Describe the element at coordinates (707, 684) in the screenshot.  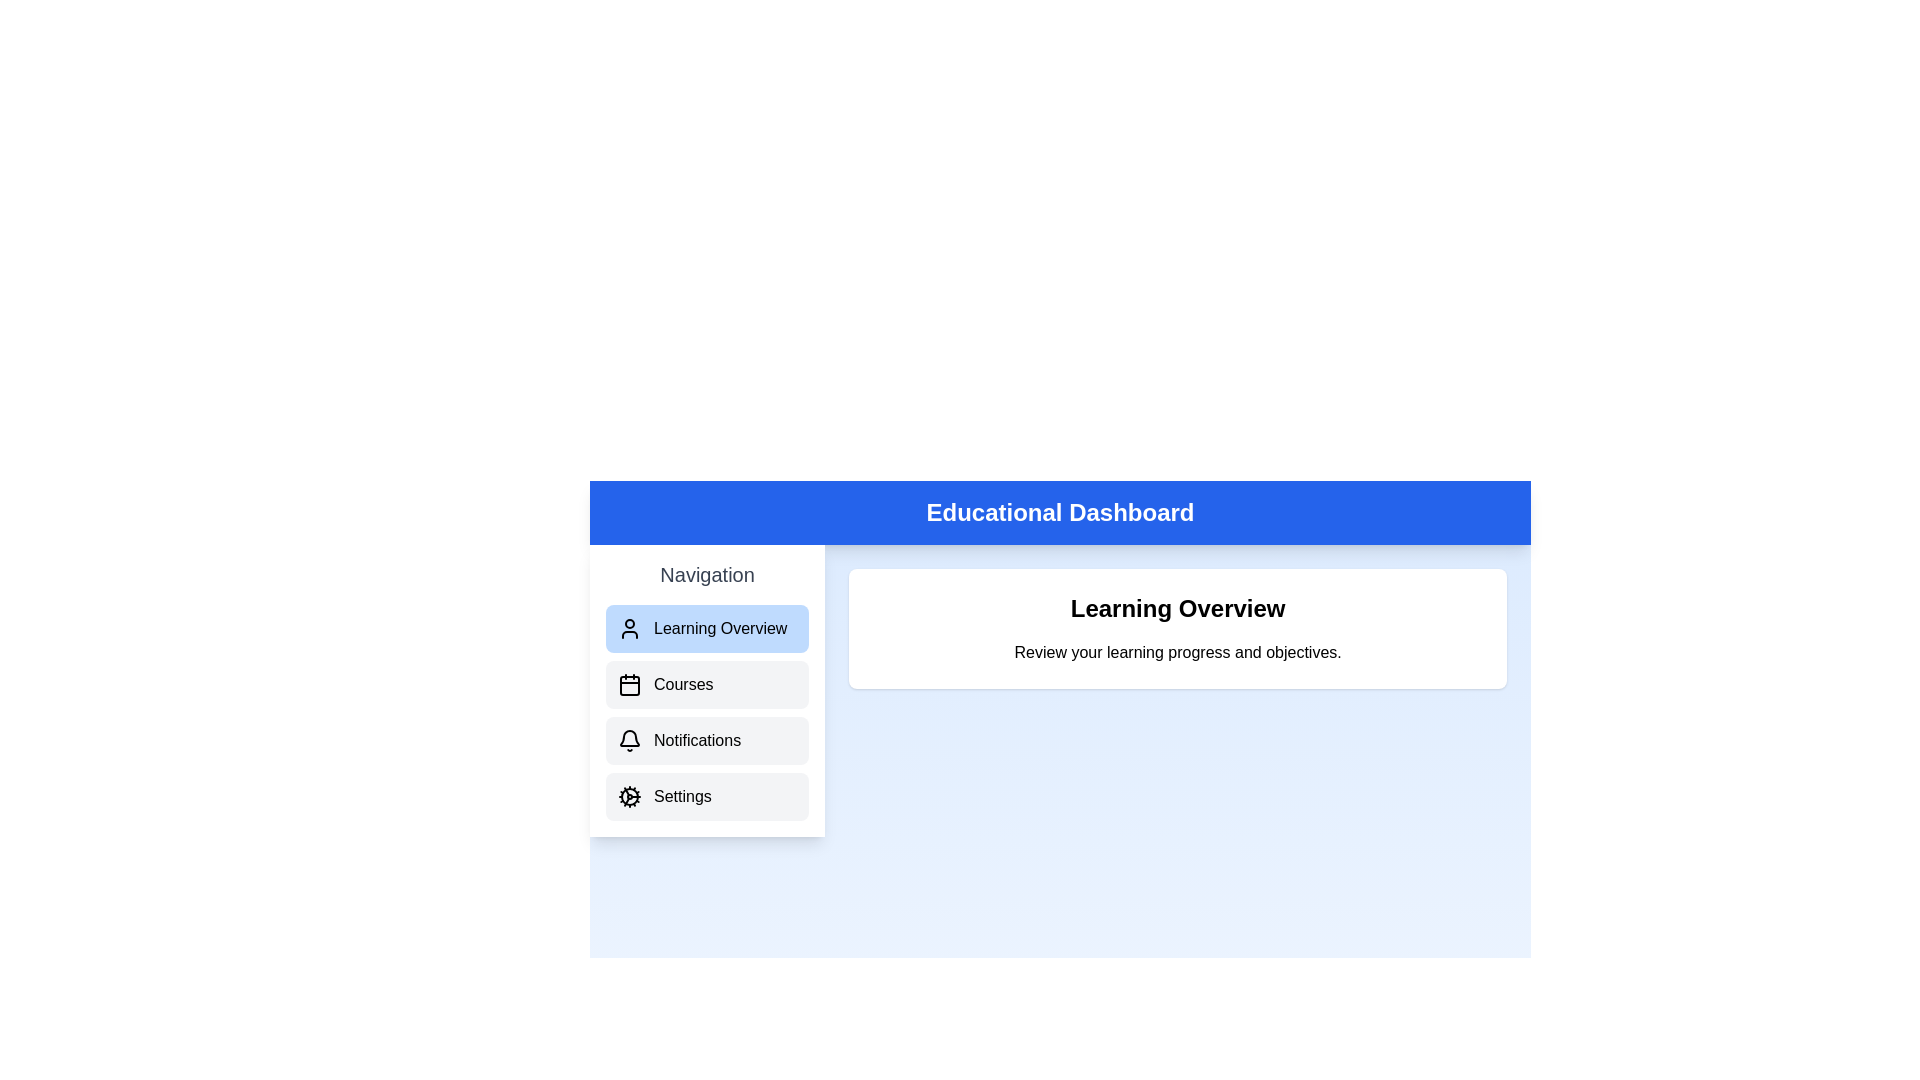
I see `the sidebar option Courses to observe its hover effect` at that location.